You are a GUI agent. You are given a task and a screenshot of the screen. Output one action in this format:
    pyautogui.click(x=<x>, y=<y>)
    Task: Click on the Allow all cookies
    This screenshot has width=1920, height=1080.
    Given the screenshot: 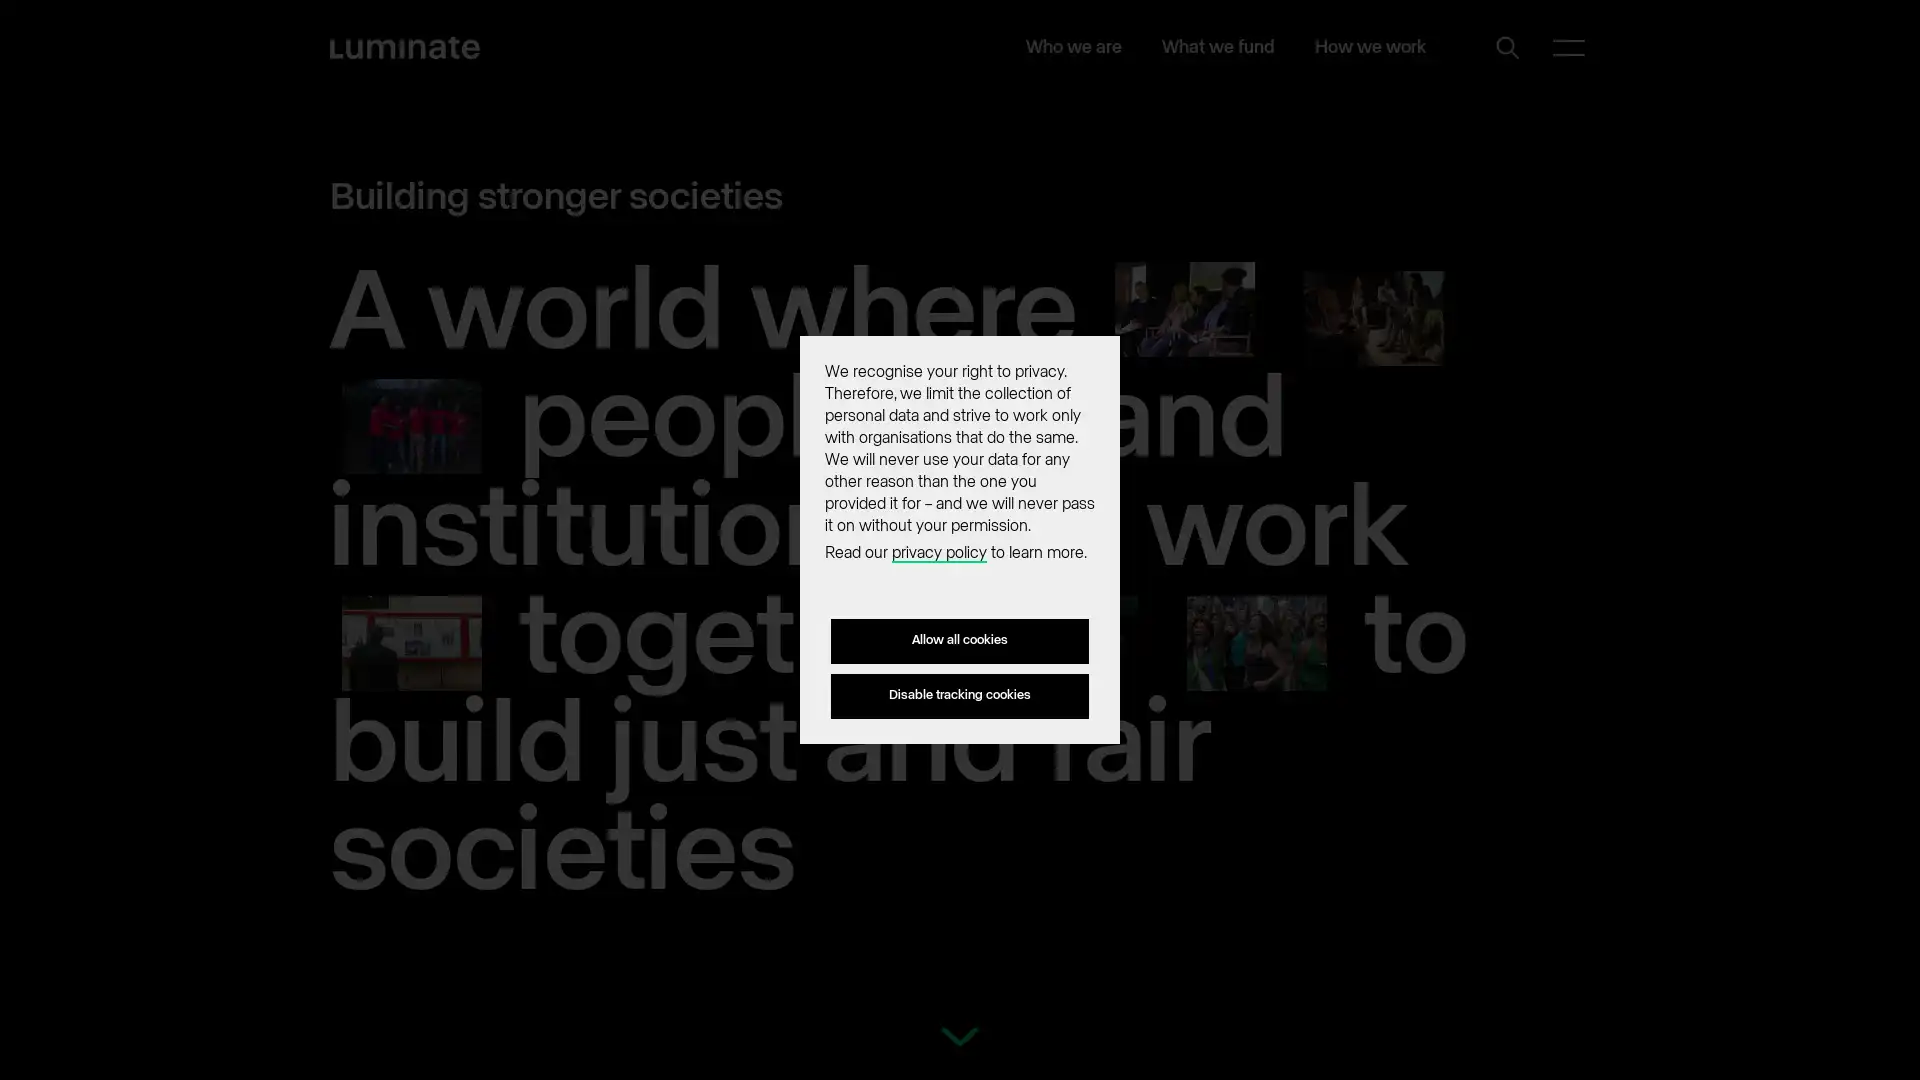 What is the action you would take?
    pyautogui.click(x=960, y=641)
    